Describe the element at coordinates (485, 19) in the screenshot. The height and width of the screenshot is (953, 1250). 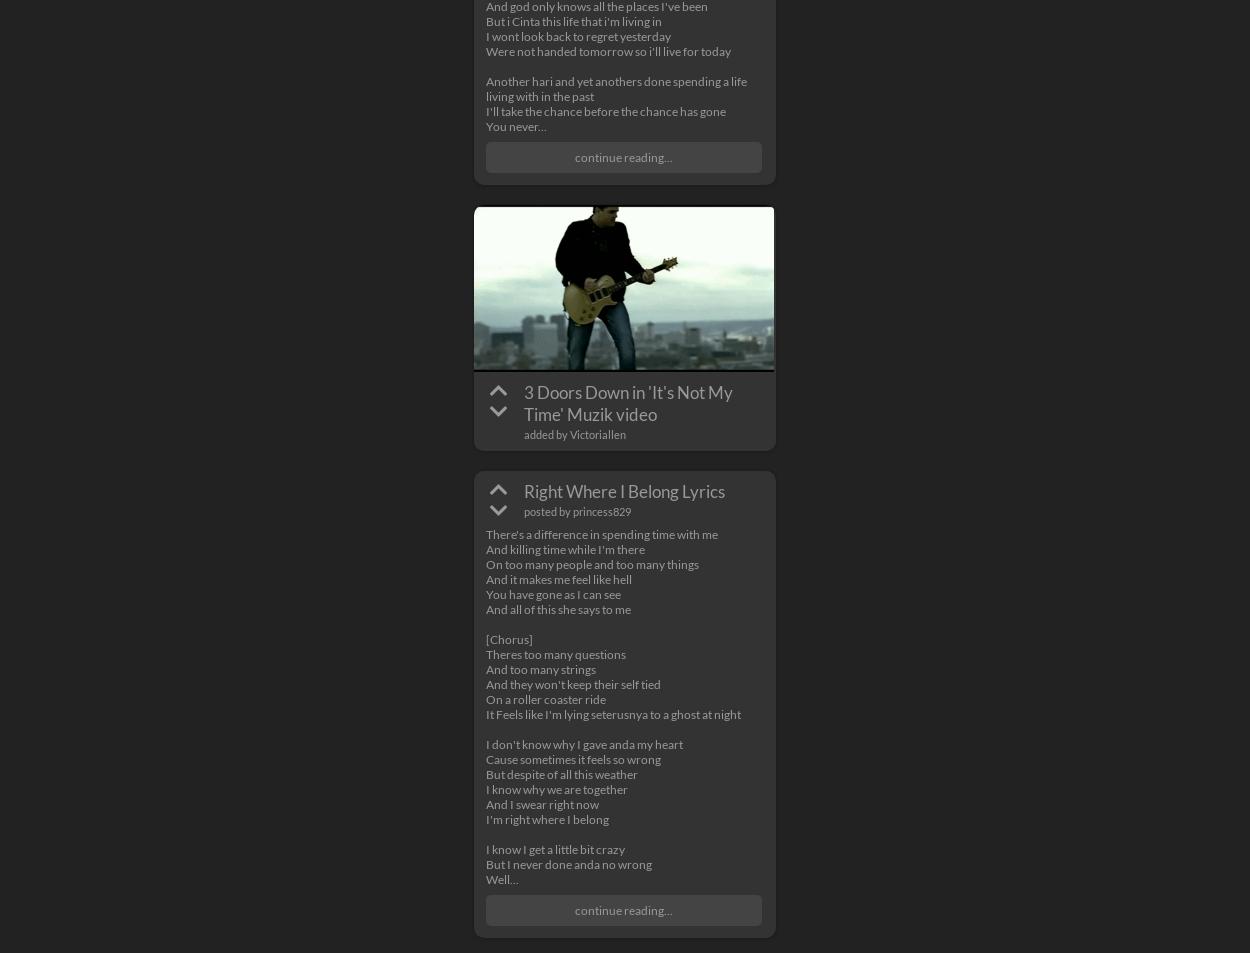
I see `'But i Cinta this life that i'm living in'` at that location.